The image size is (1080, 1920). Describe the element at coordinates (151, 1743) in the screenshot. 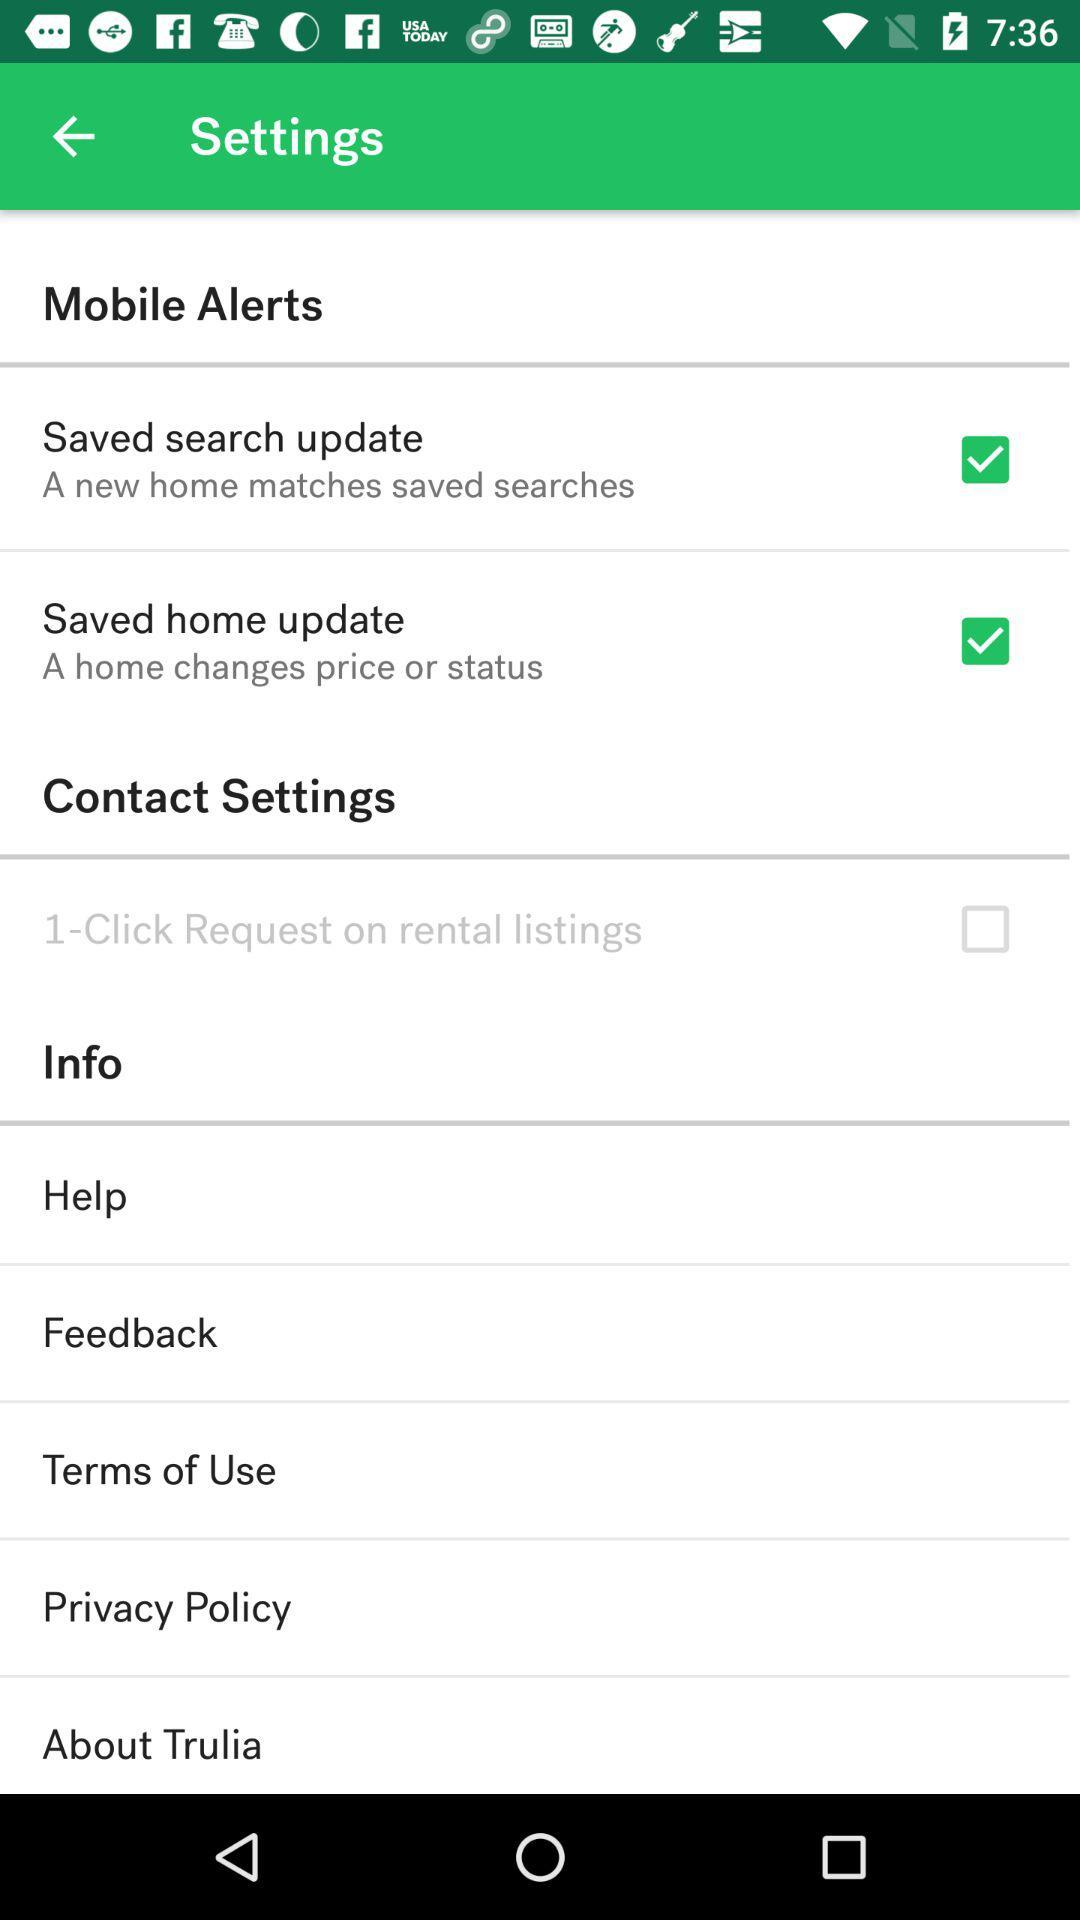

I see `about trulia` at that location.